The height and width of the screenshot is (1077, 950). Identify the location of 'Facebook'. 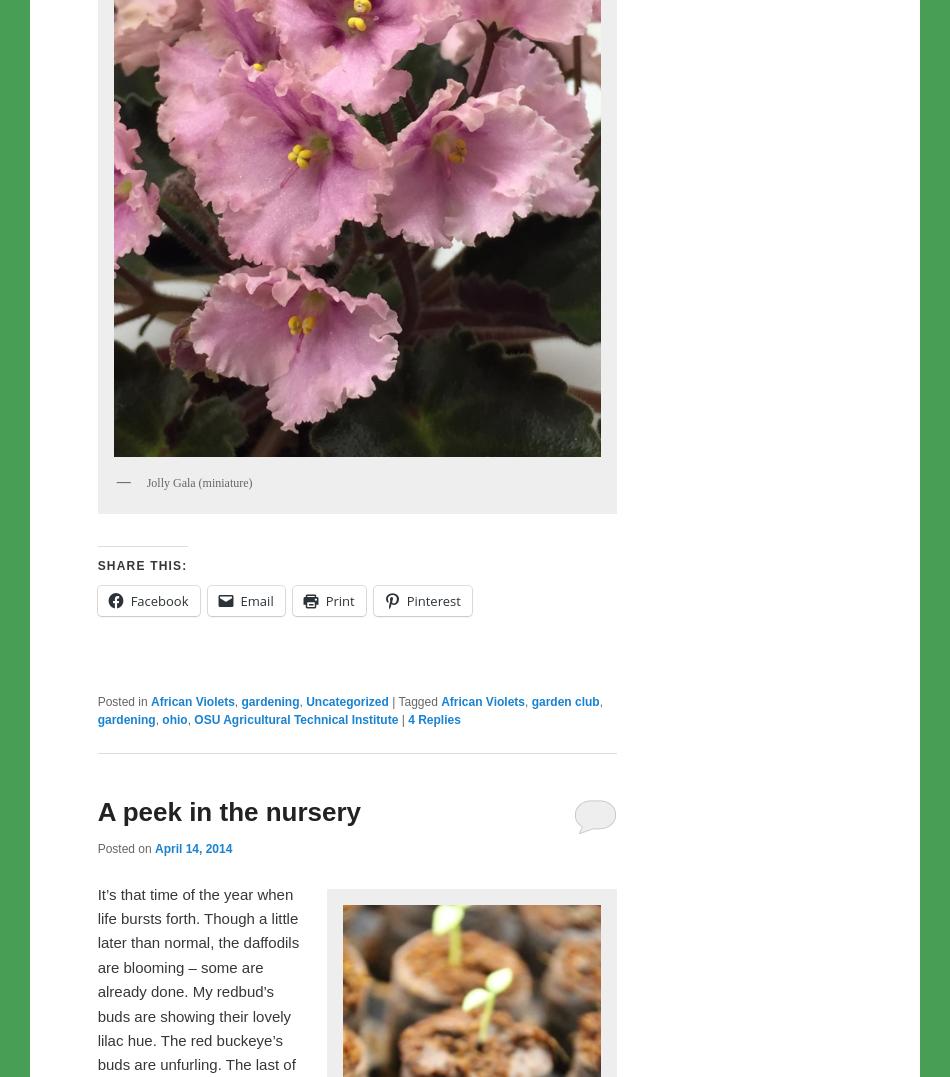
(159, 598).